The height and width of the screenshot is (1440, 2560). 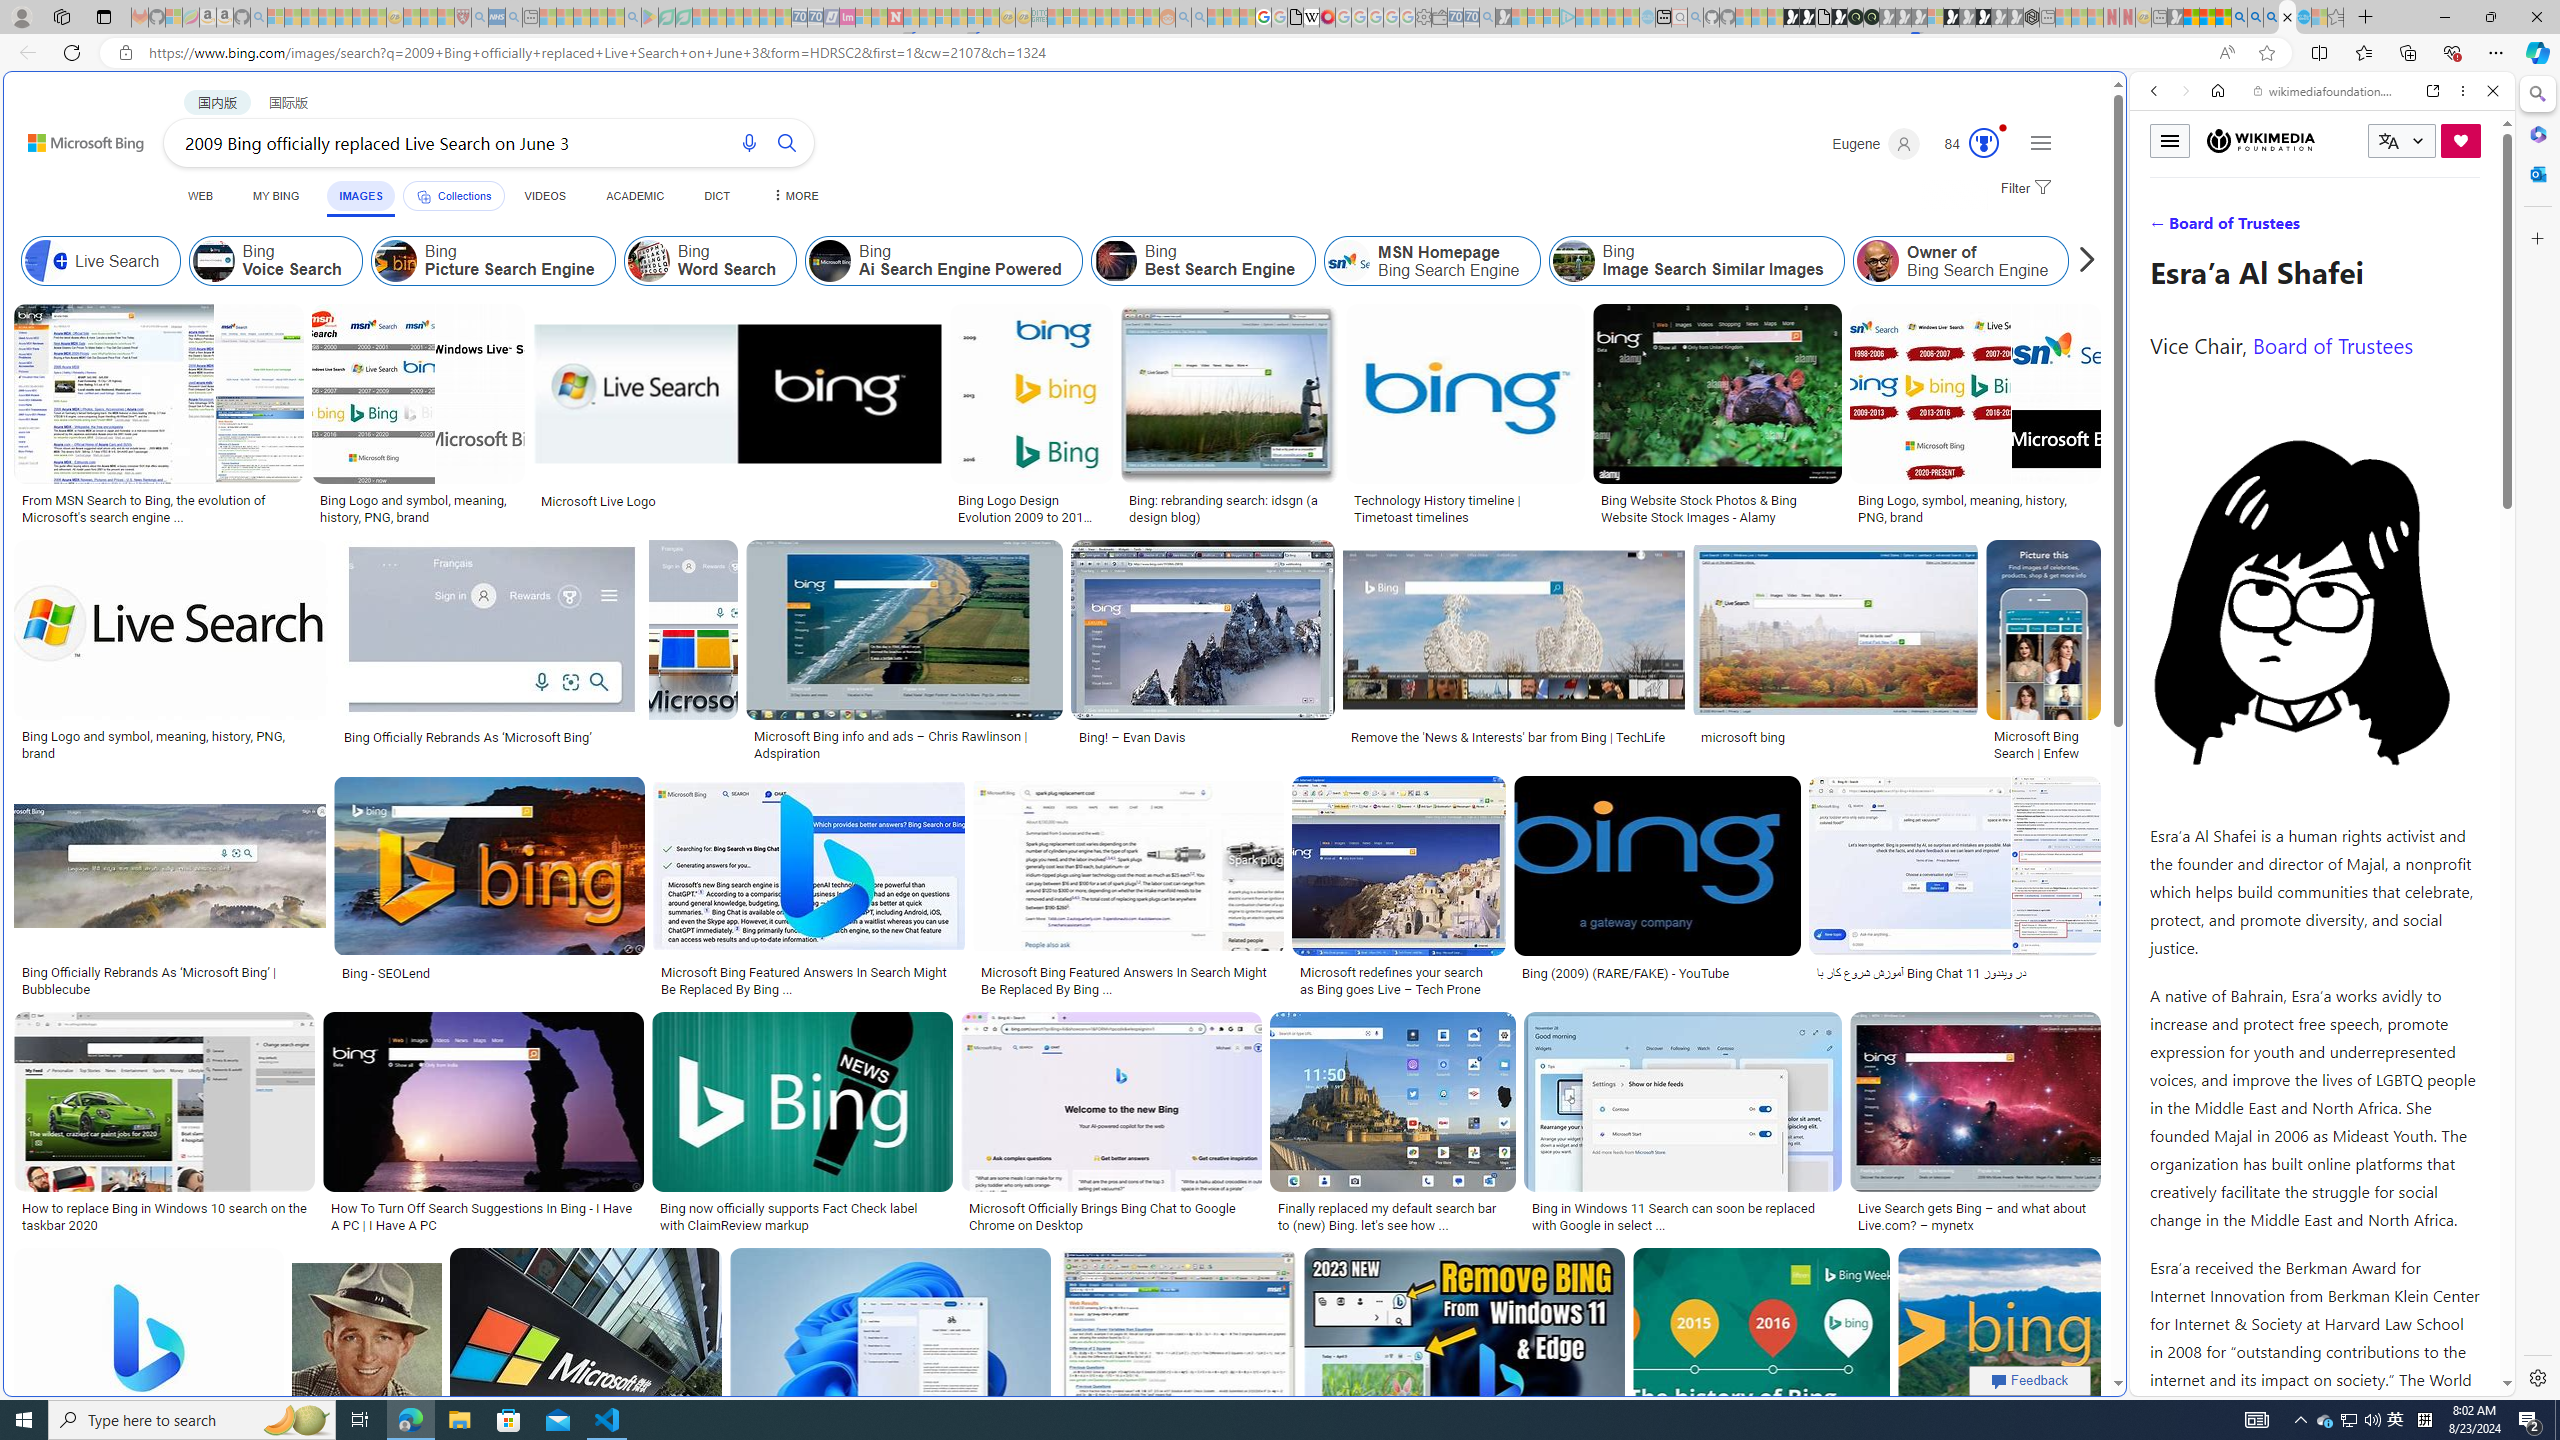 What do you see at coordinates (1104, 16) in the screenshot?
I see `'Expert Portfolios - Sleeping'` at bounding box center [1104, 16].